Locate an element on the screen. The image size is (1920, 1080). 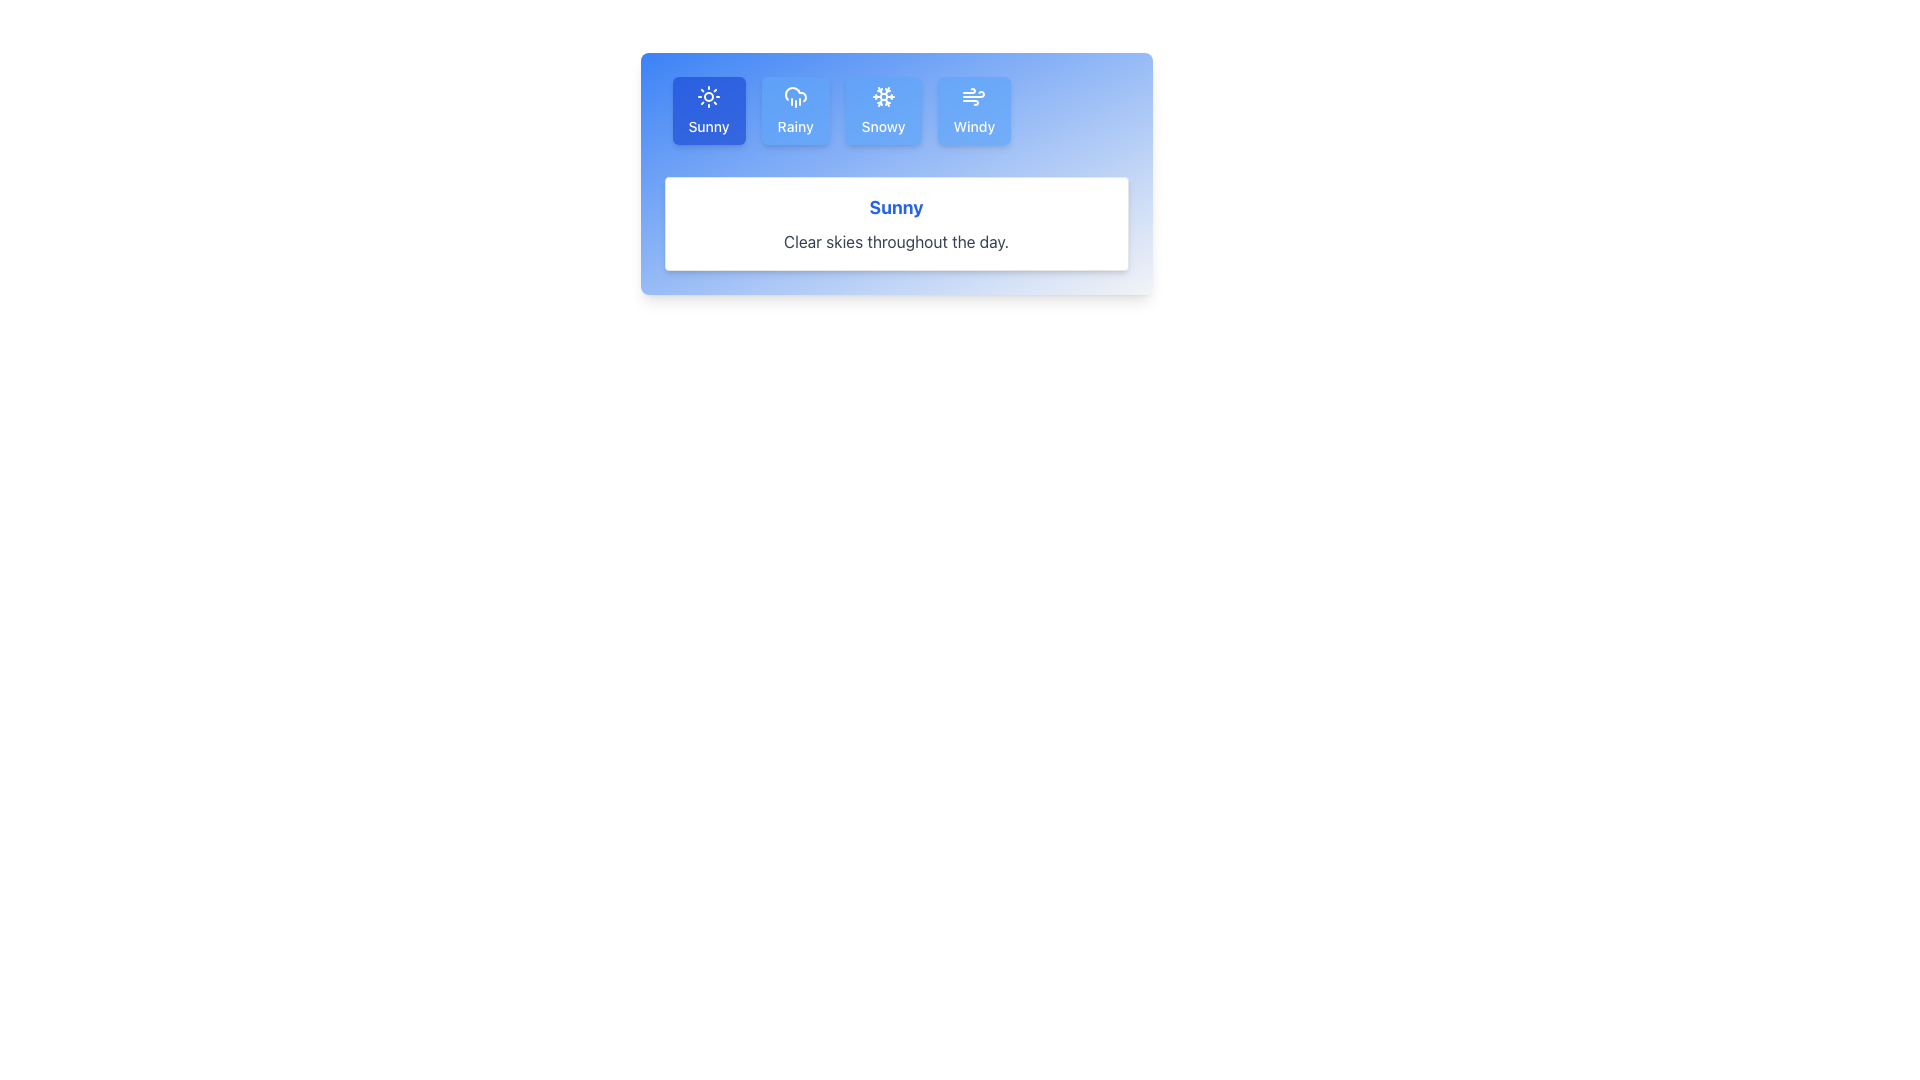
the 'Snowy' button, the third button in a row of four, located at the top center of the interface, to focus on it using keyboard navigation is located at coordinates (882, 111).